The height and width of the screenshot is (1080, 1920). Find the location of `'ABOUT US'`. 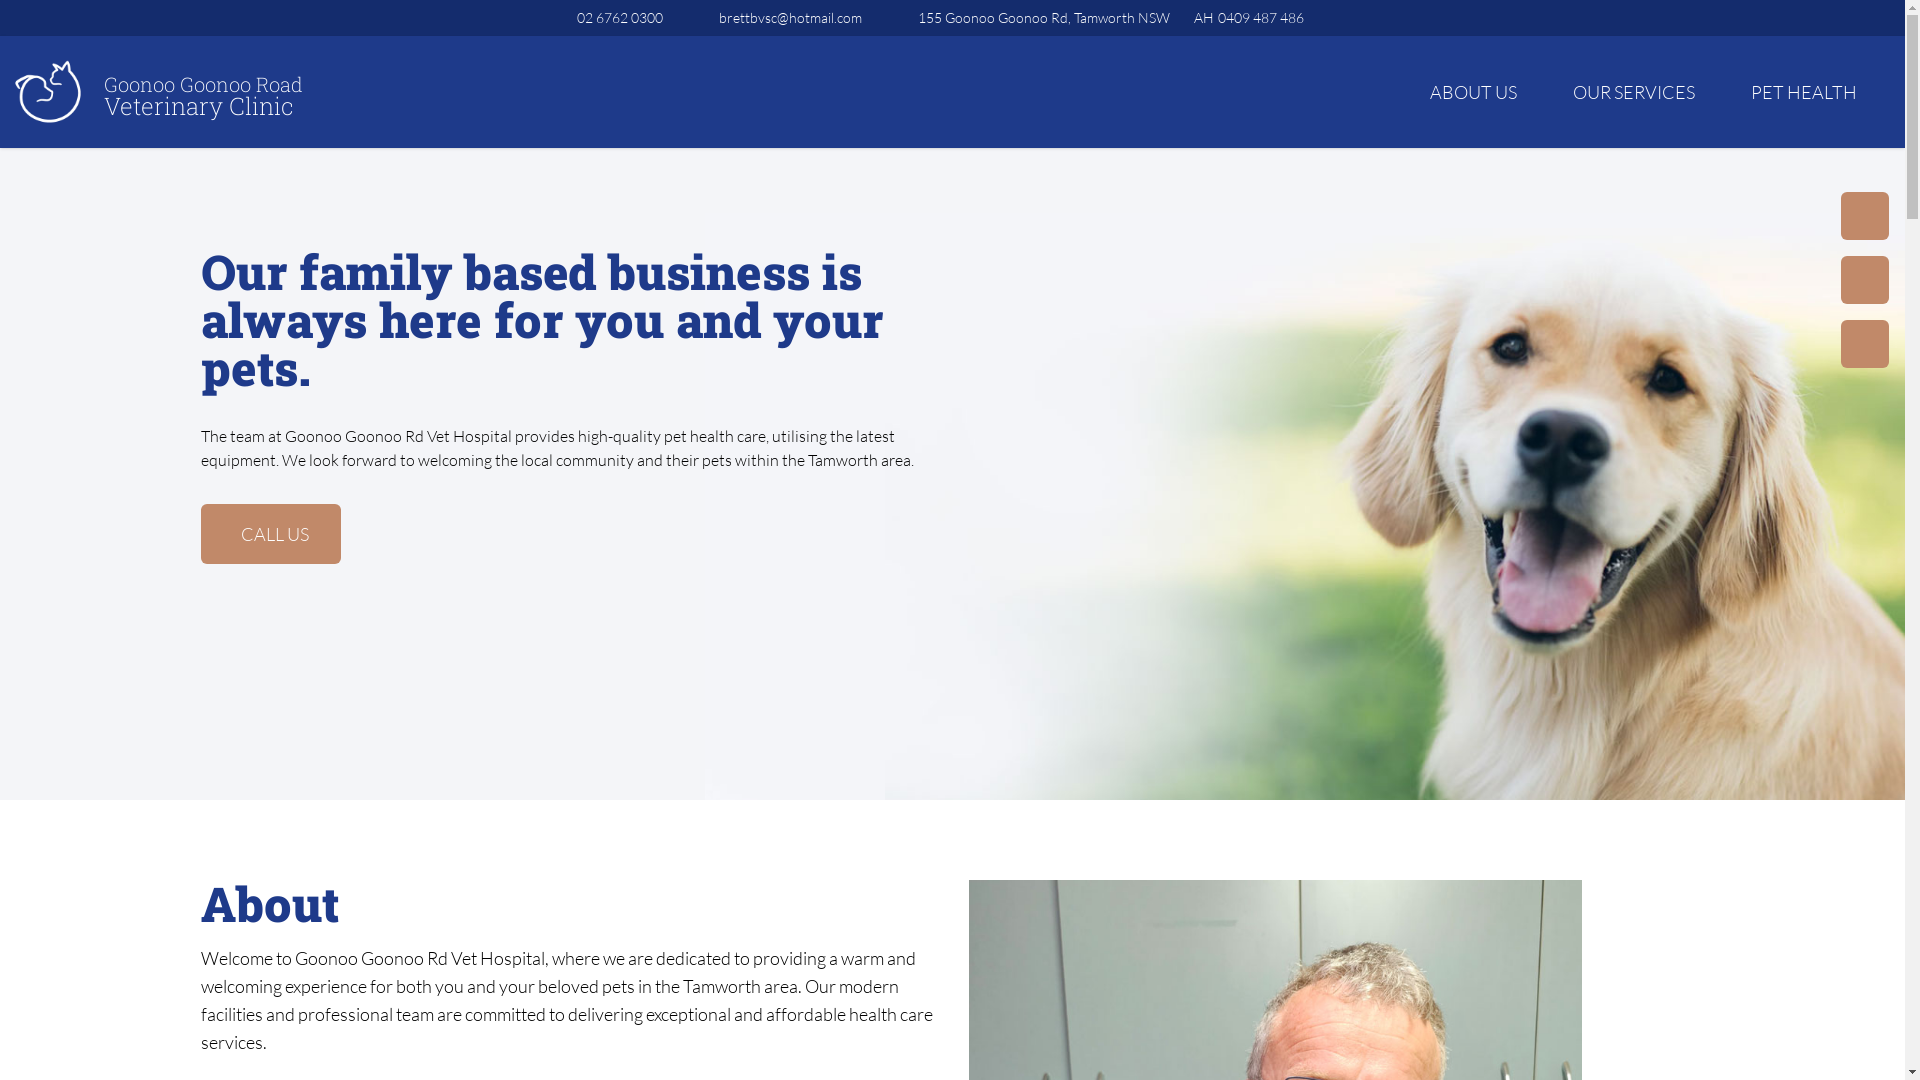

'ABOUT US' is located at coordinates (1413, 92).